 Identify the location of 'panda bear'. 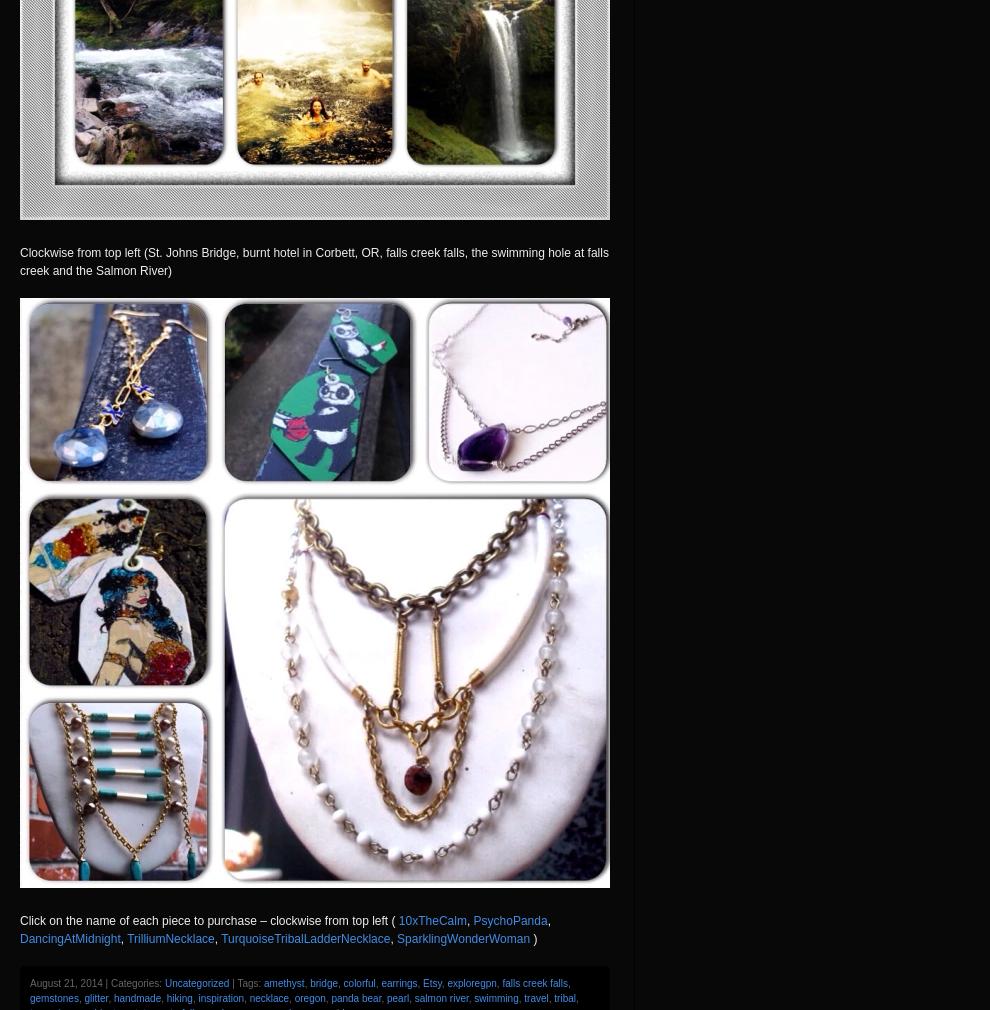
(356, 997).